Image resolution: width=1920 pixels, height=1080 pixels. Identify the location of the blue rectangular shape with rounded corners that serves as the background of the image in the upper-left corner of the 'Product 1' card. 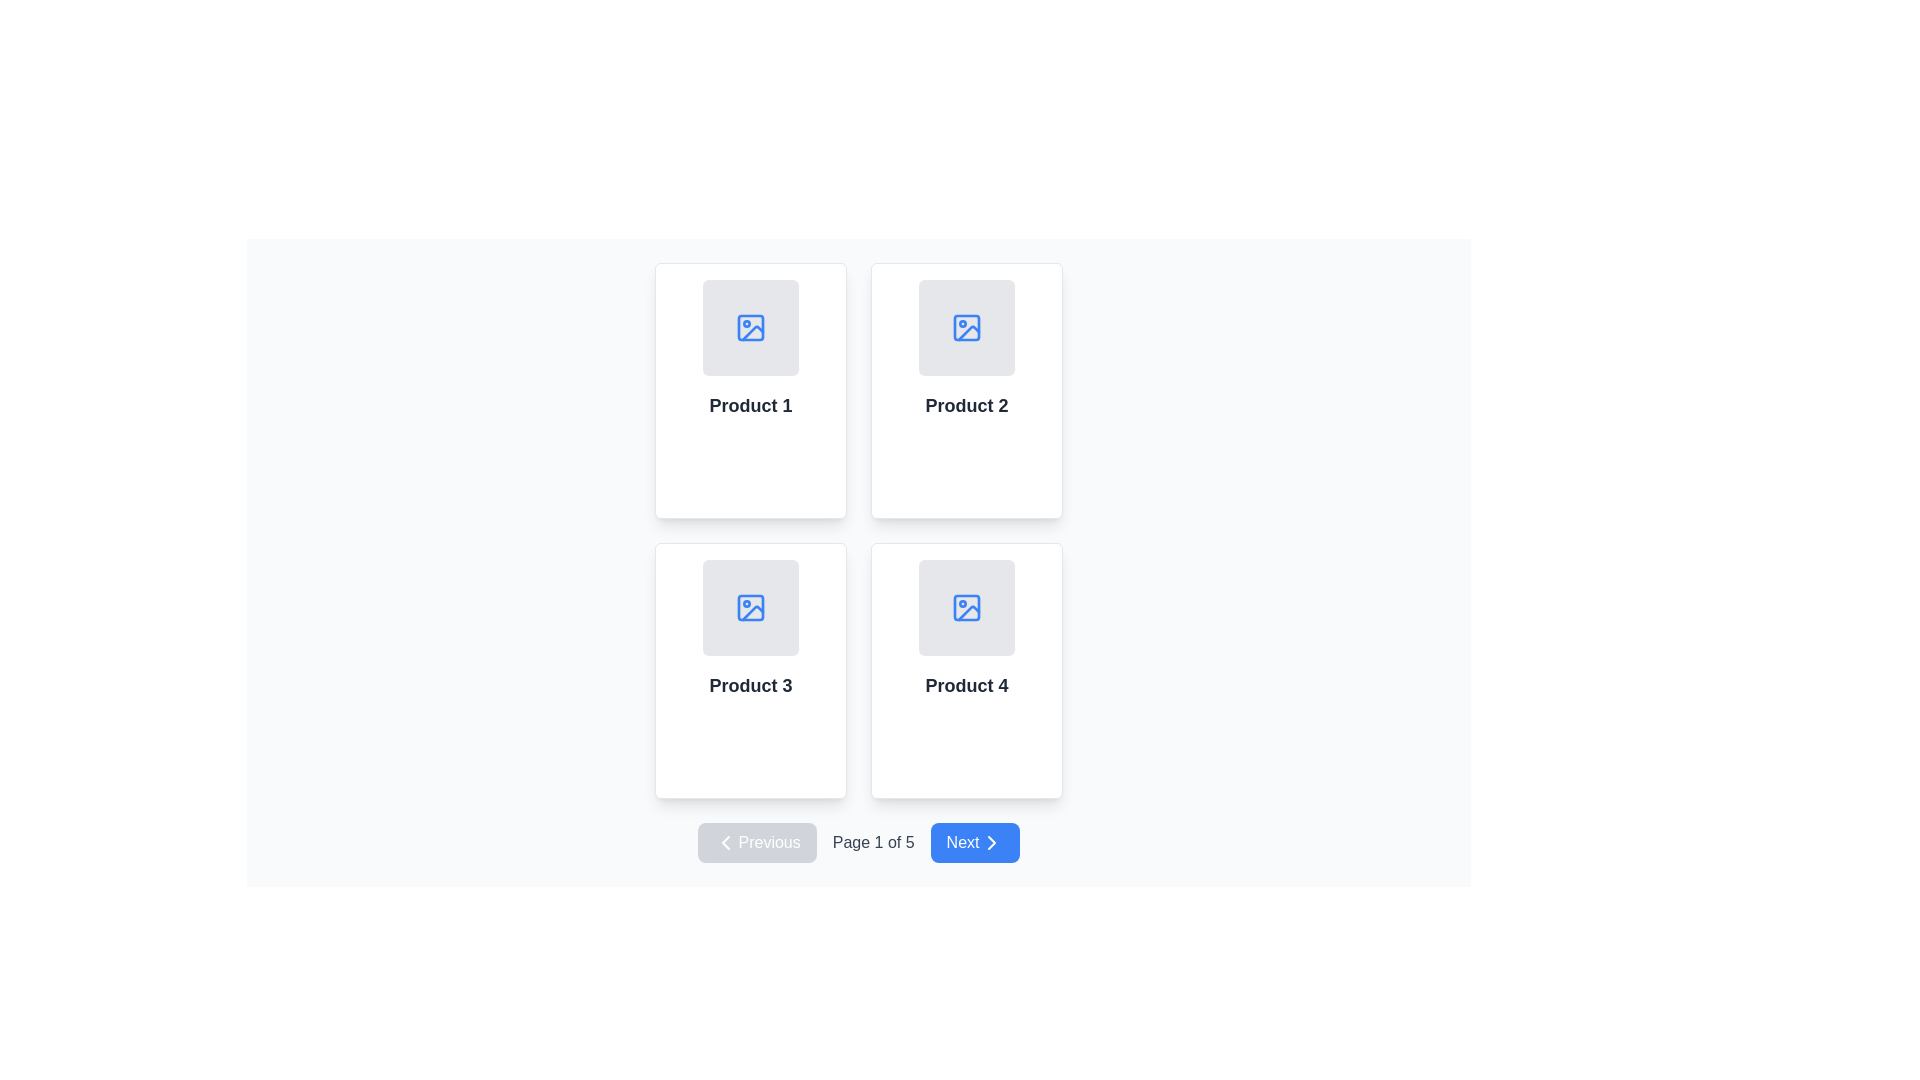
(749, 326).